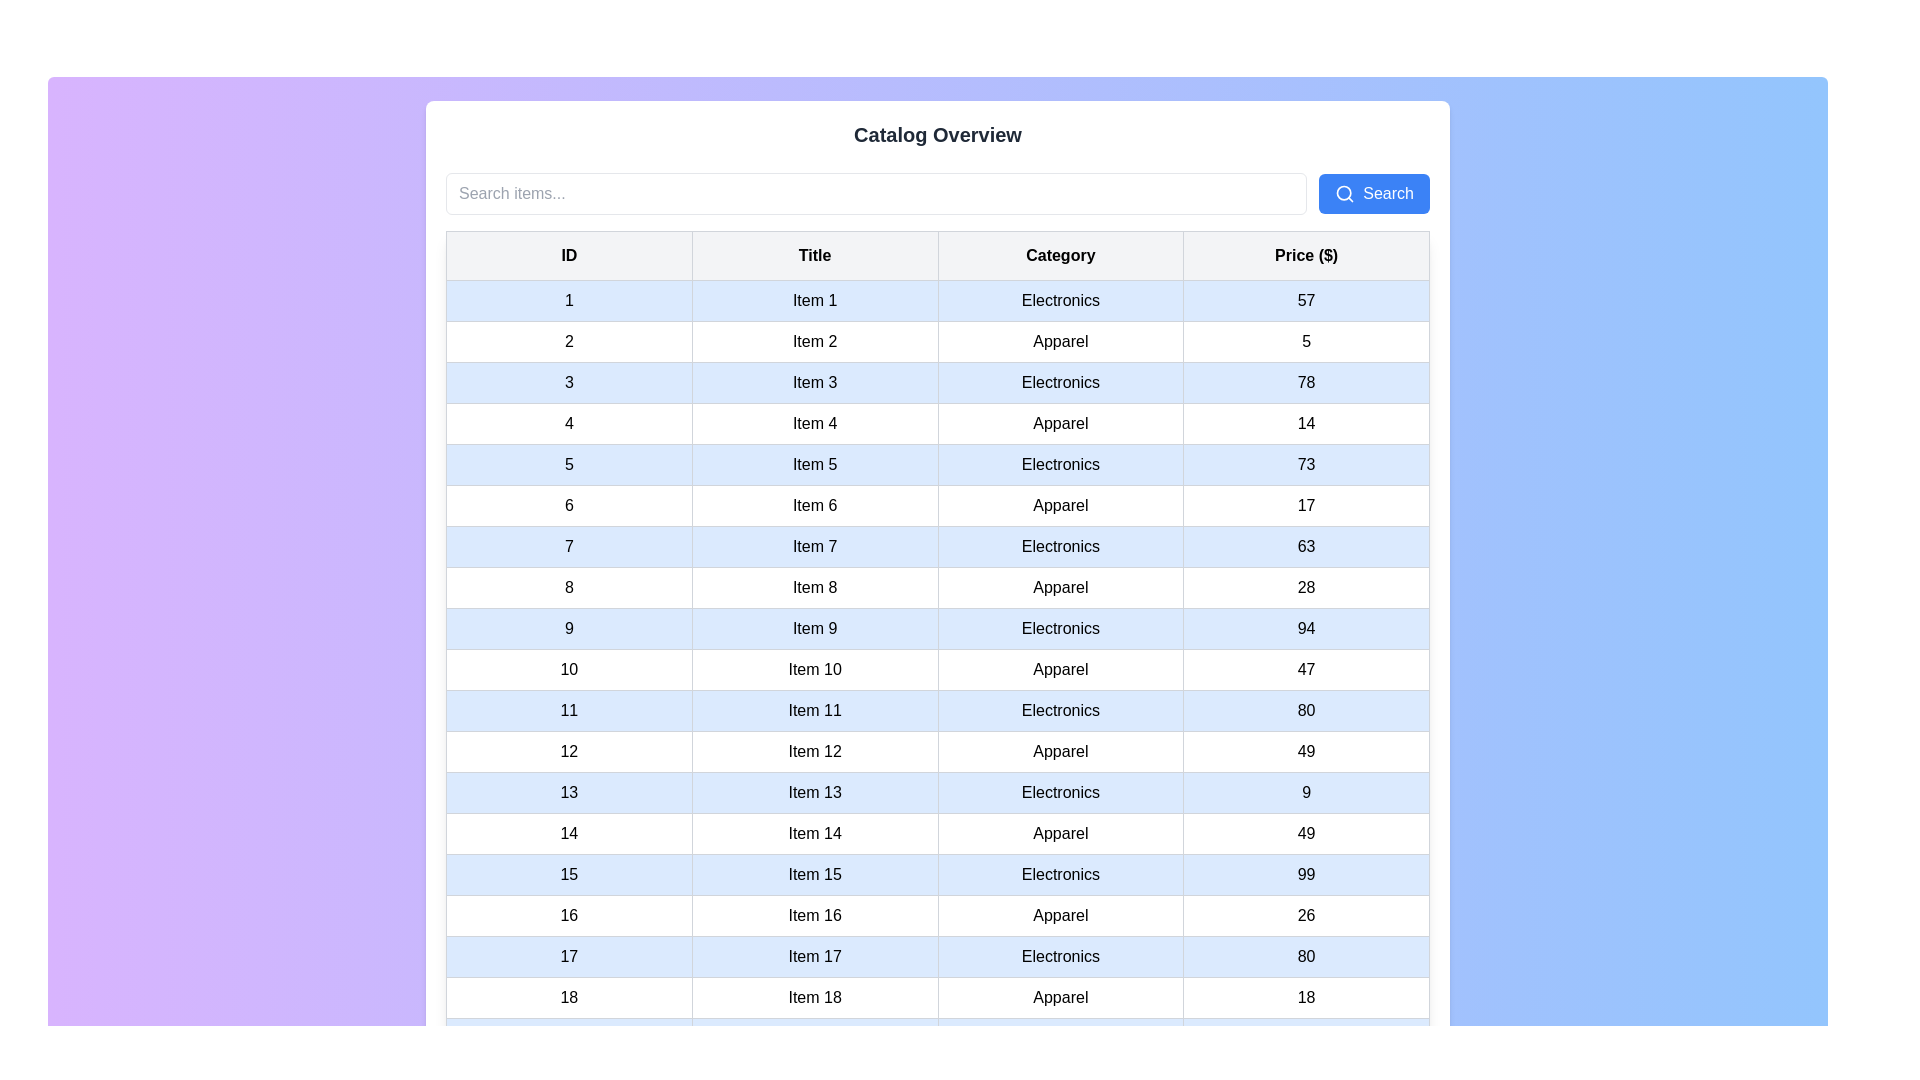  What do you see at coordinates (1059, 465) in the screenshot?
I see `the Text Label in the 'Category' column for 'Item 5' in the structured table` at bounding box center [1059, 465].